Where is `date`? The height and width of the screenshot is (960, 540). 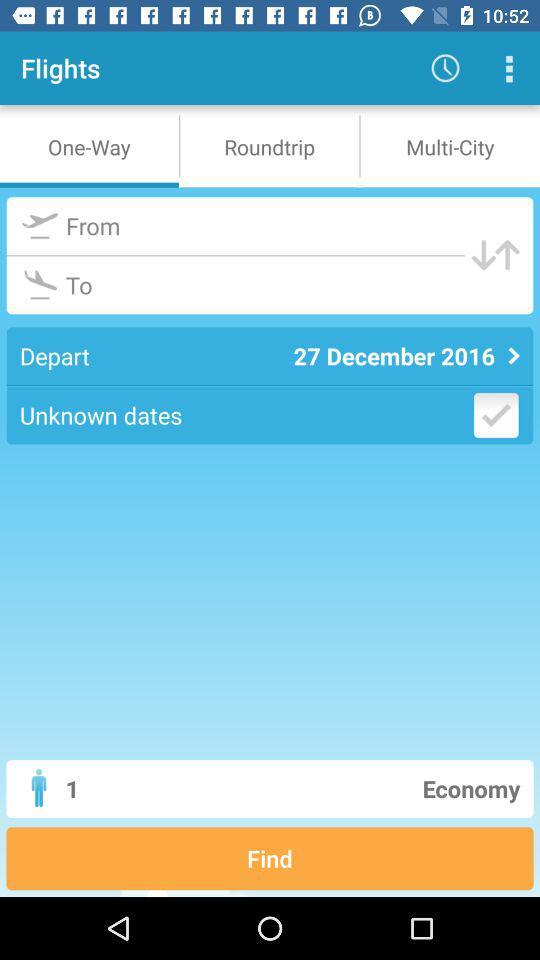 date is located at coordinates (495, 414).